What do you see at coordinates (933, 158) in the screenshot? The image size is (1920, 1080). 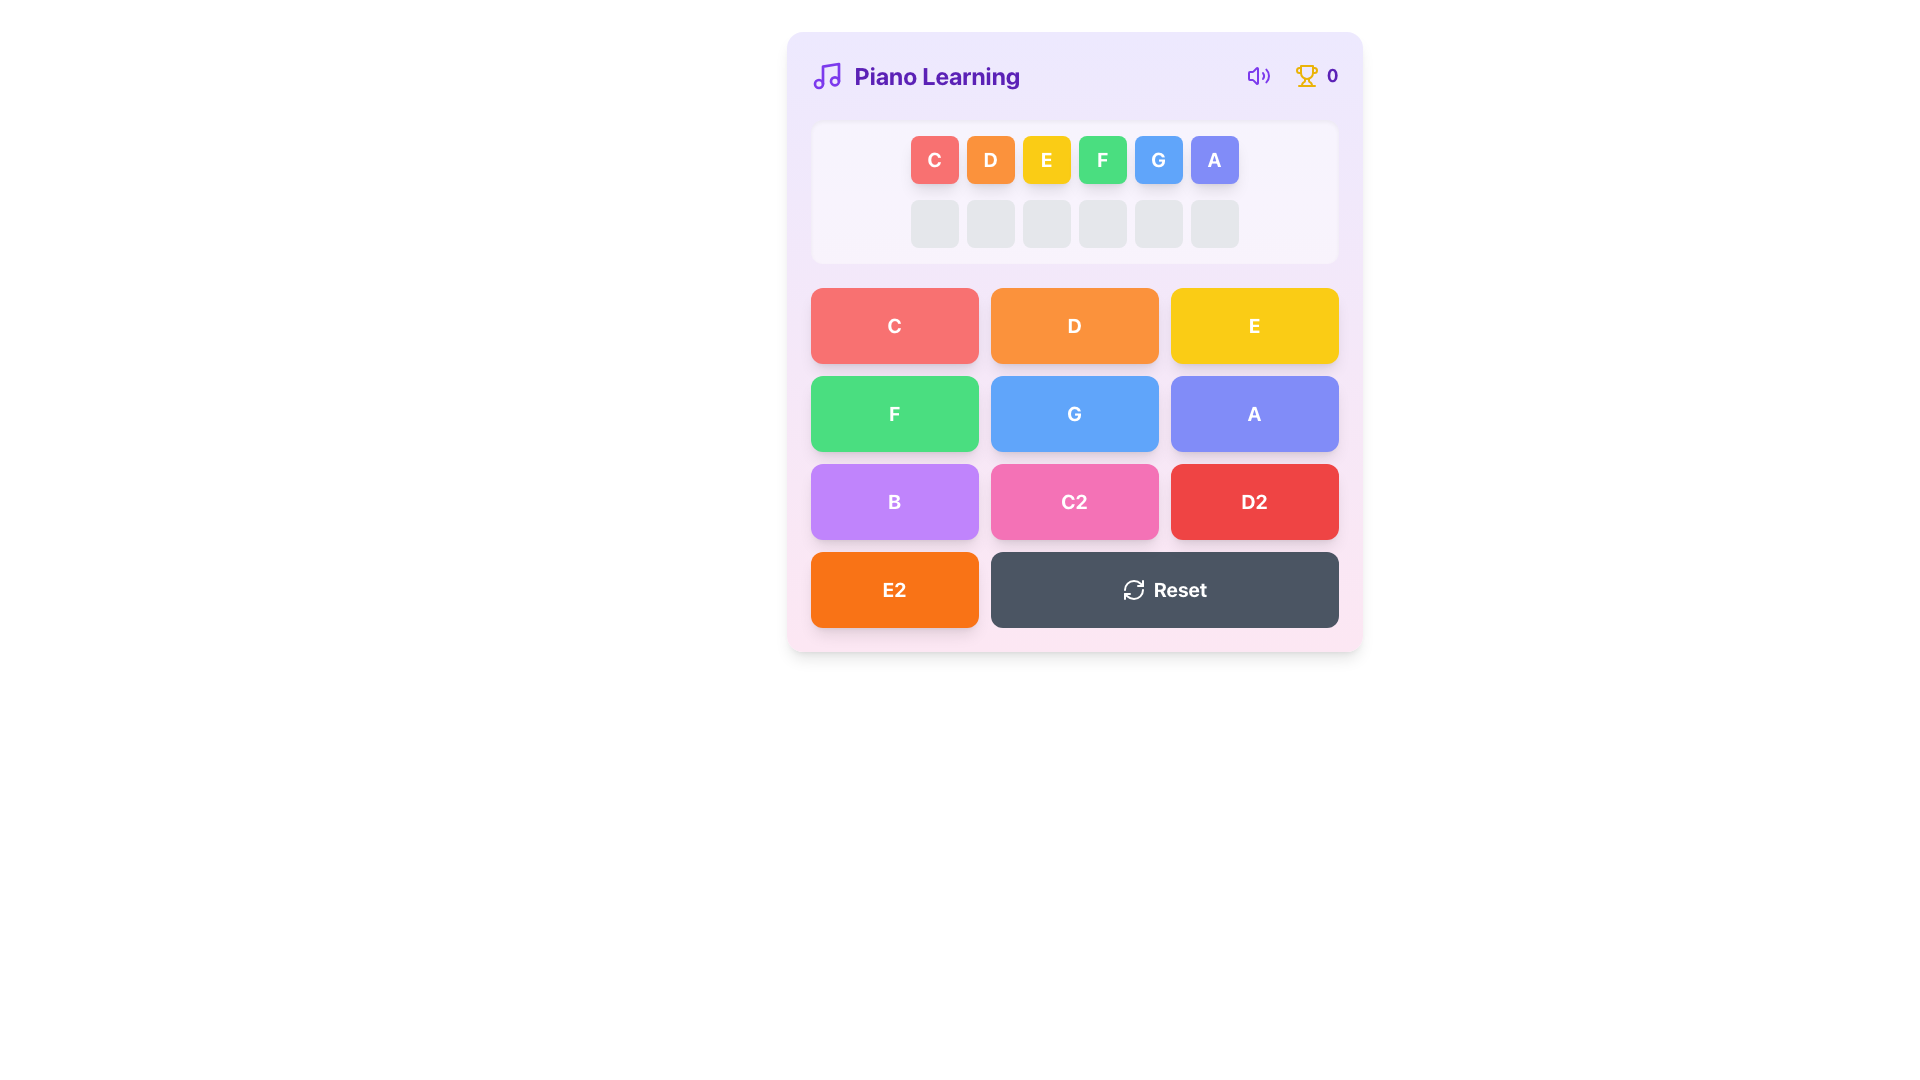 I see `the character 'C' styled in bold white font within the red circular button located in the first row of the grid layout` at bounding box center [933, 158].